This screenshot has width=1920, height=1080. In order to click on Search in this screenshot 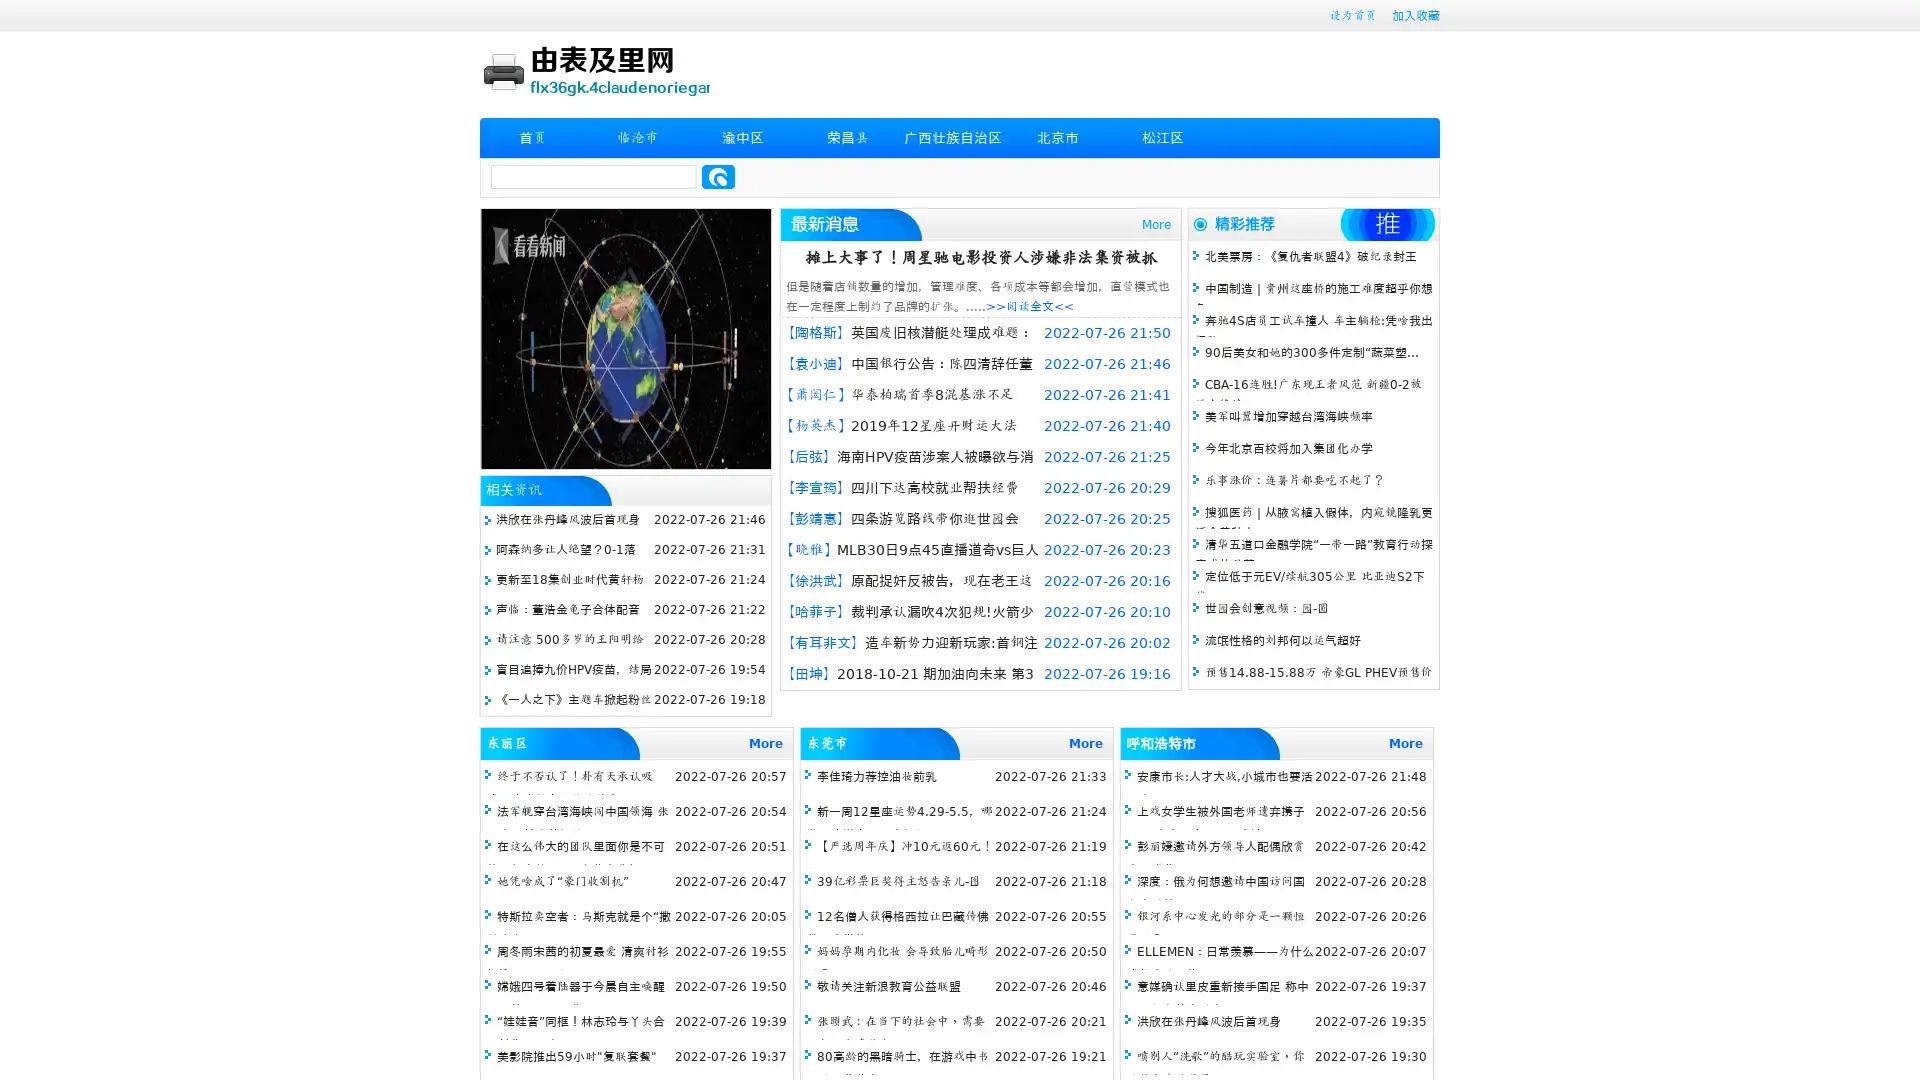, I will do `click(718, 176)`.